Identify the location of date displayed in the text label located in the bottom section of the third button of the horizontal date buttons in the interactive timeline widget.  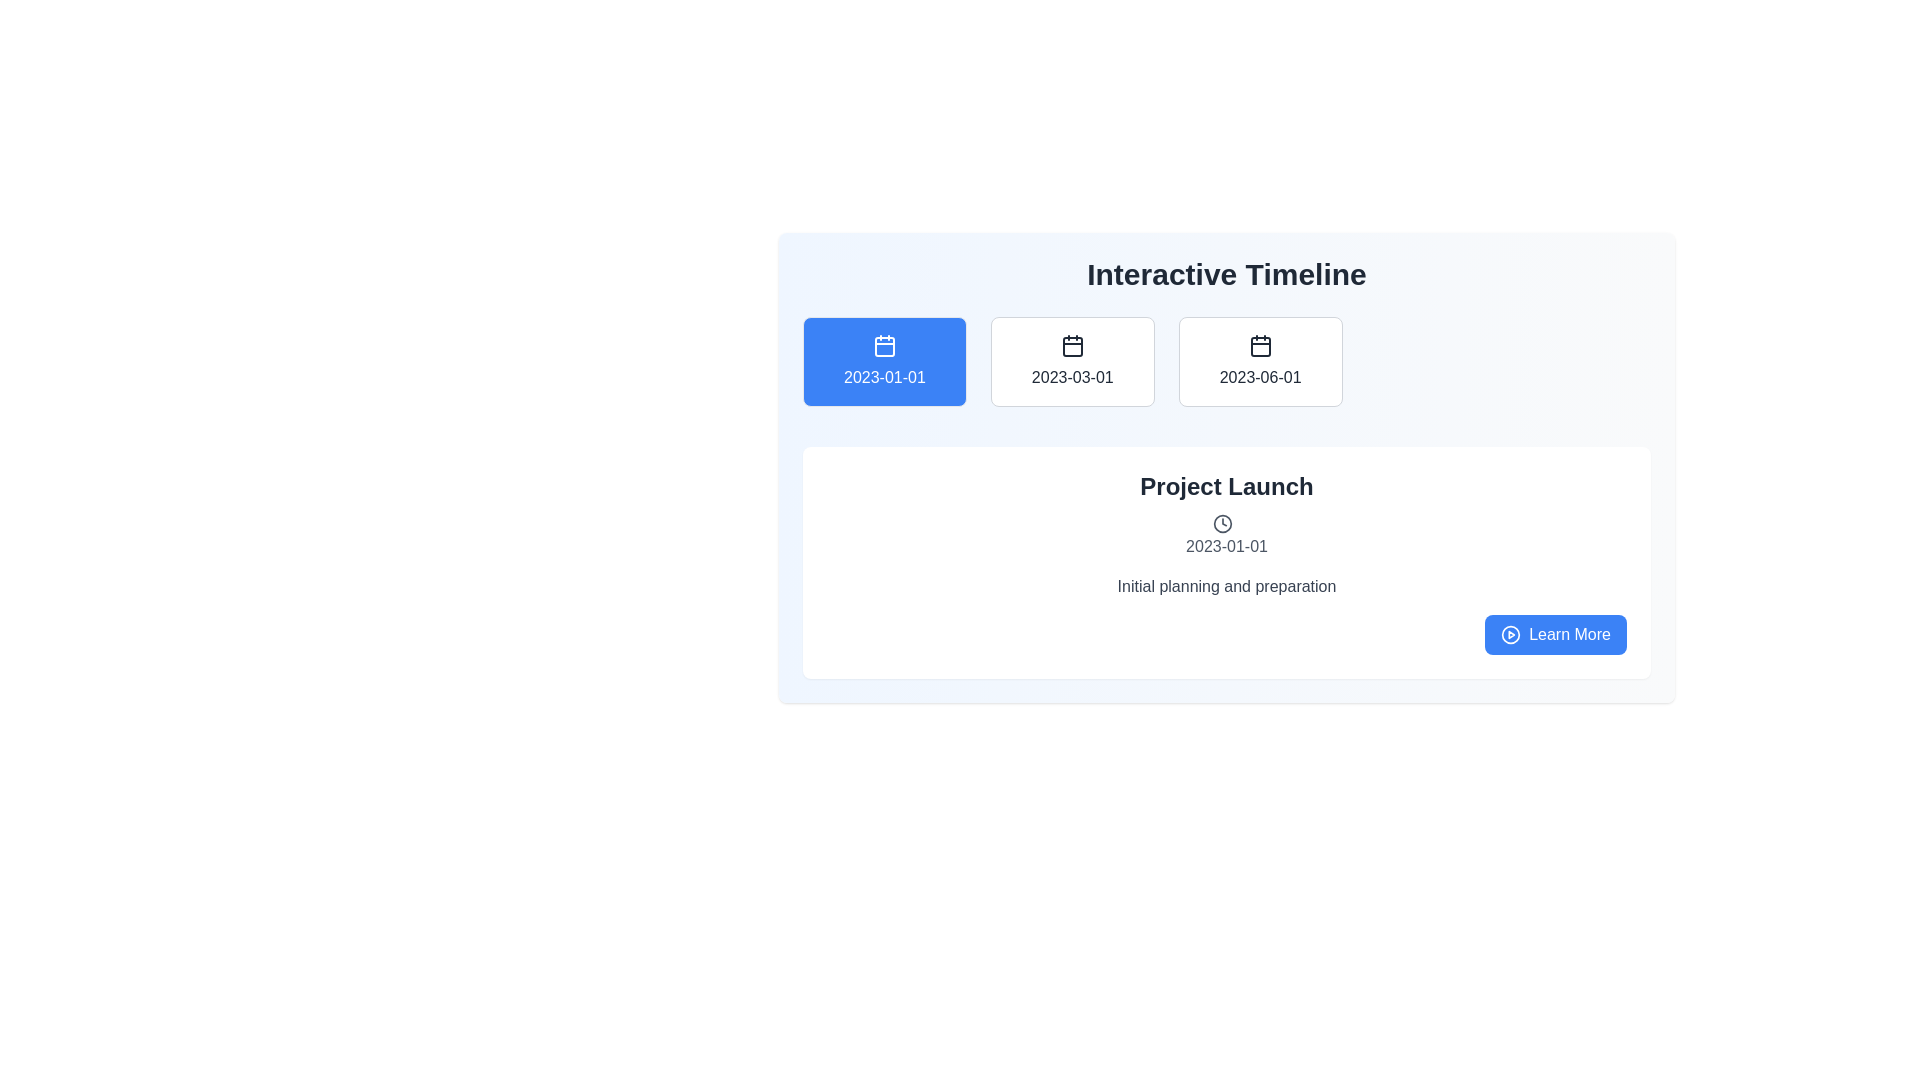
(1259, 378).